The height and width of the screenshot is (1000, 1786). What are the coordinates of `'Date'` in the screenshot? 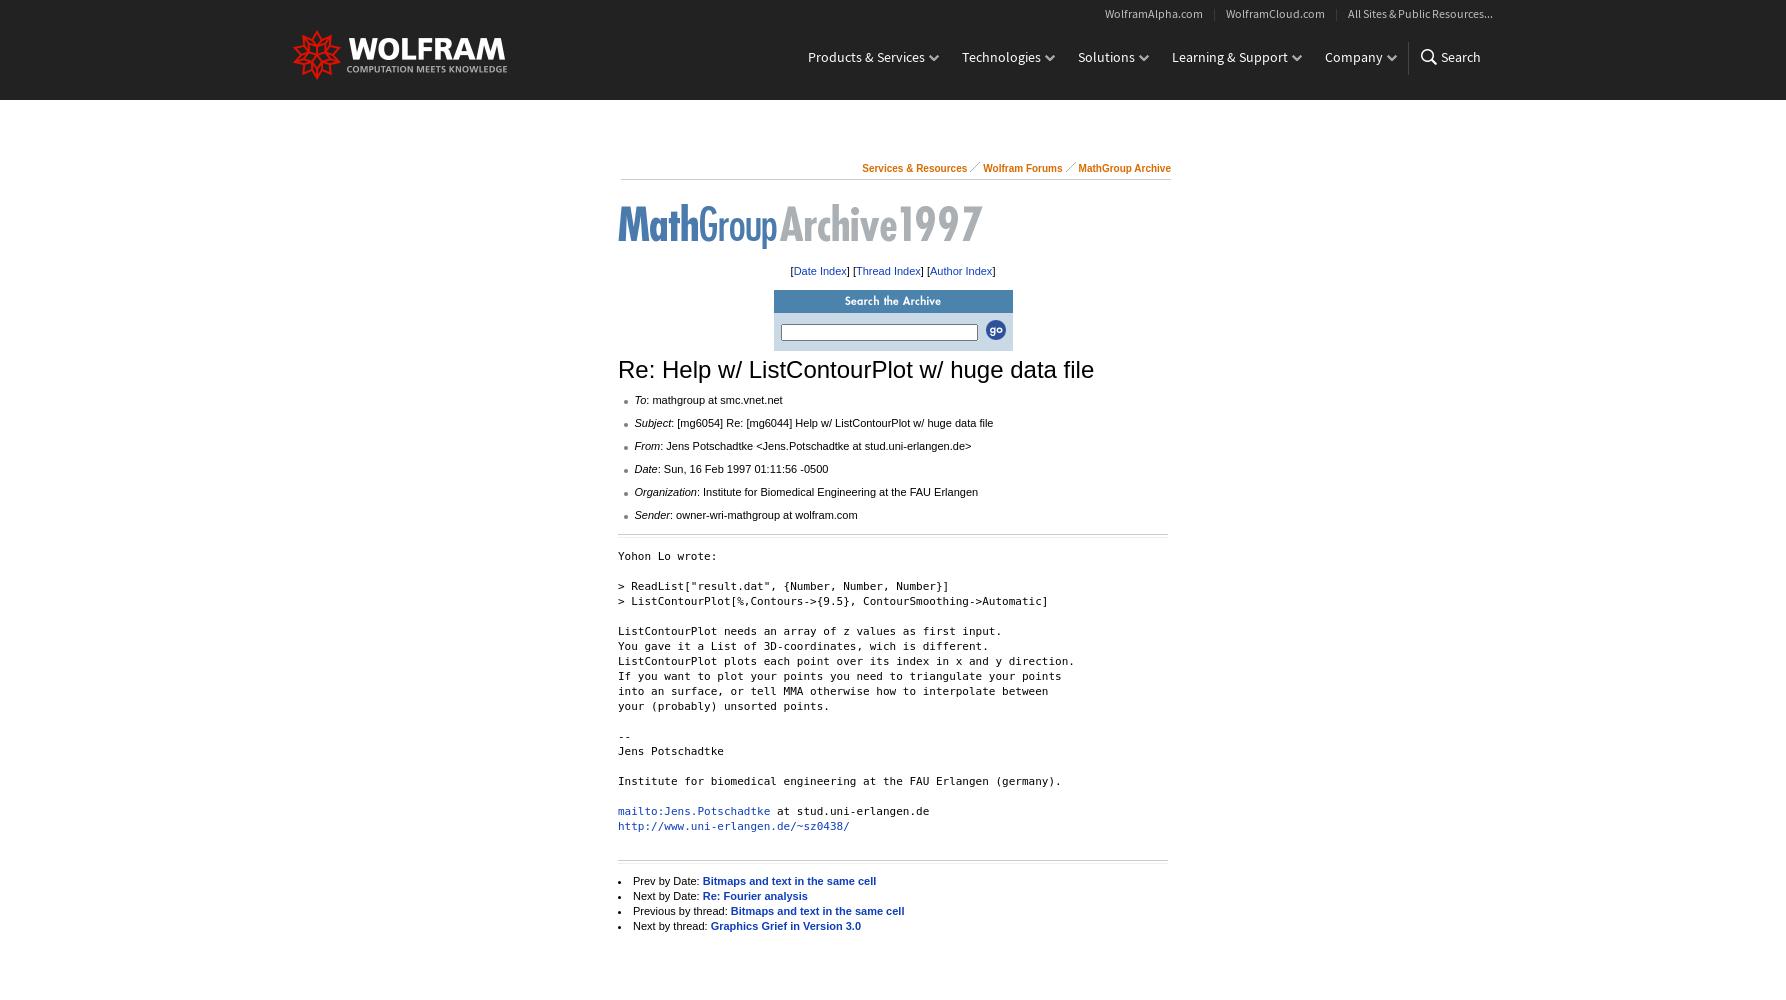 It's located at (645, 468).